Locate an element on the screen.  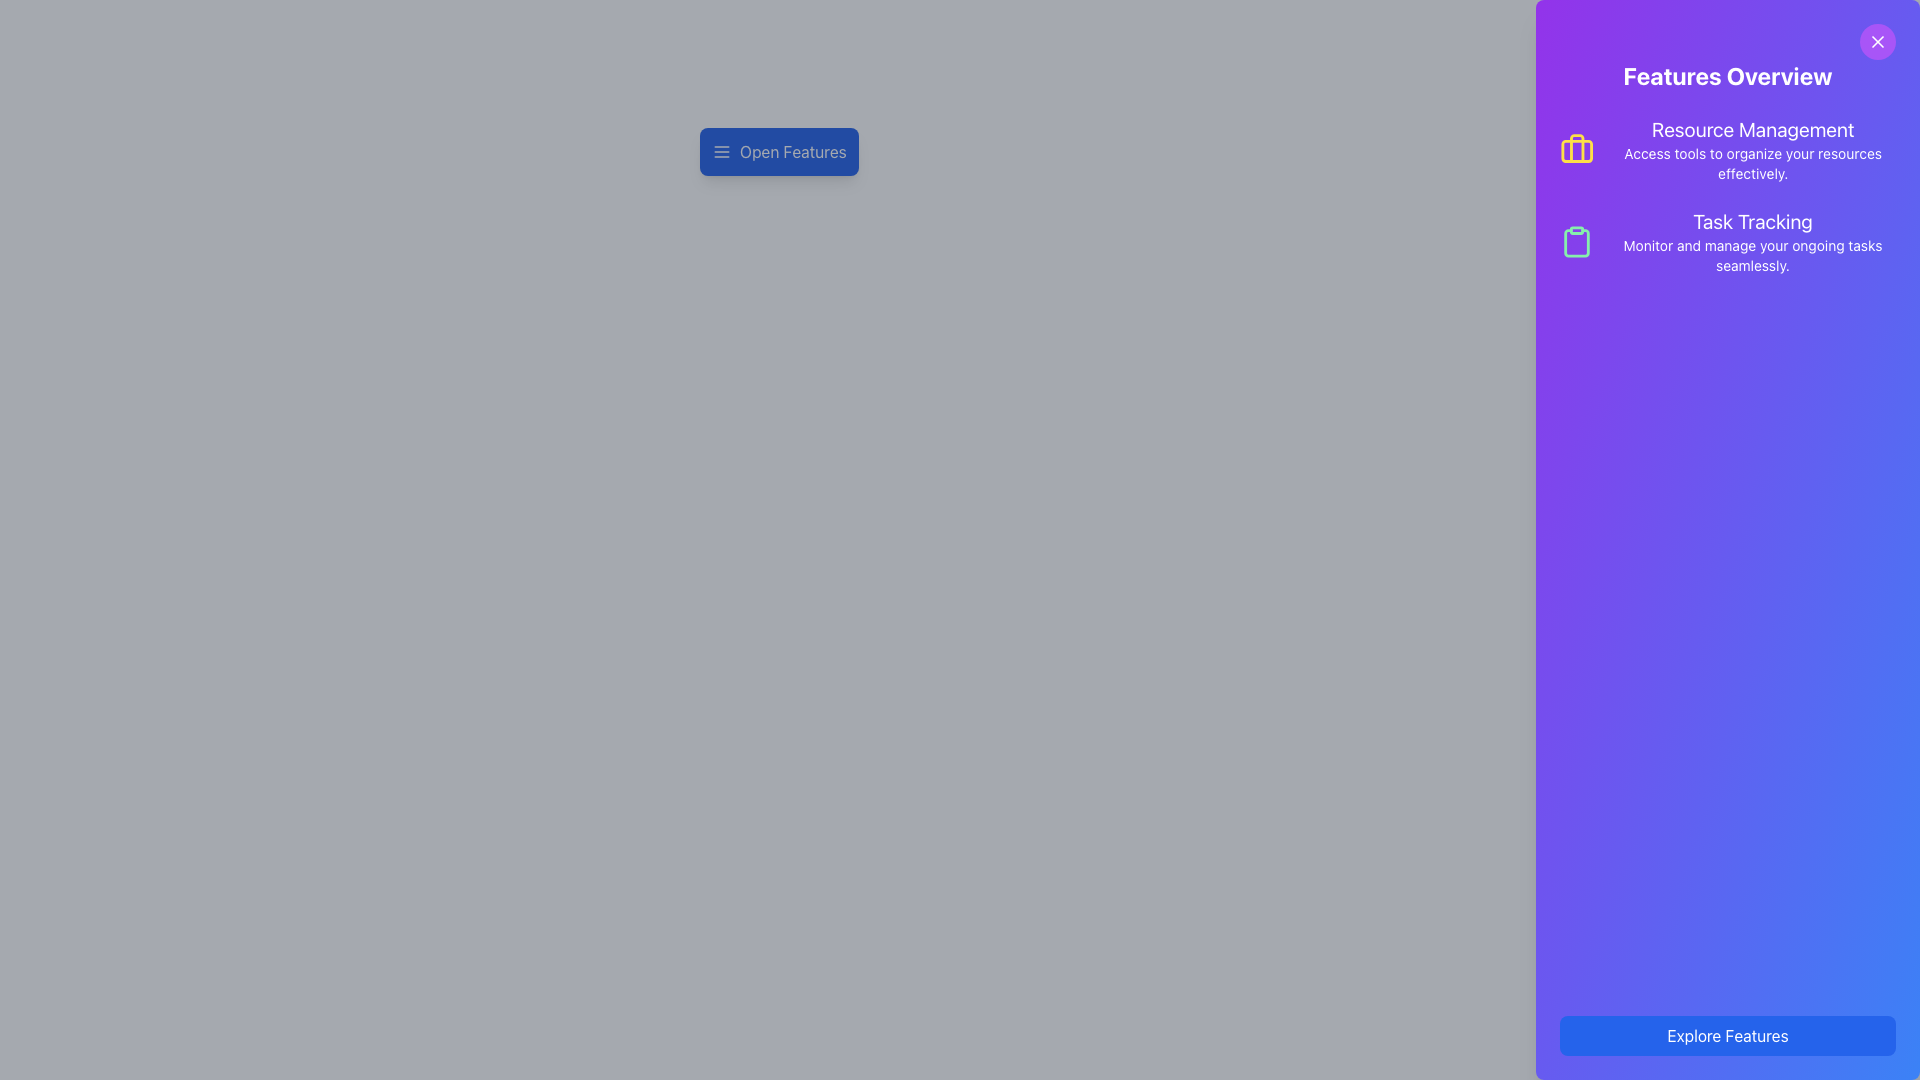
the Text Label element that reads 'Access tools to organize your resources effectively,' which is located under the 'Resource Management' heading in the 'Features Overview' section is located at coordinates (1752, 163).